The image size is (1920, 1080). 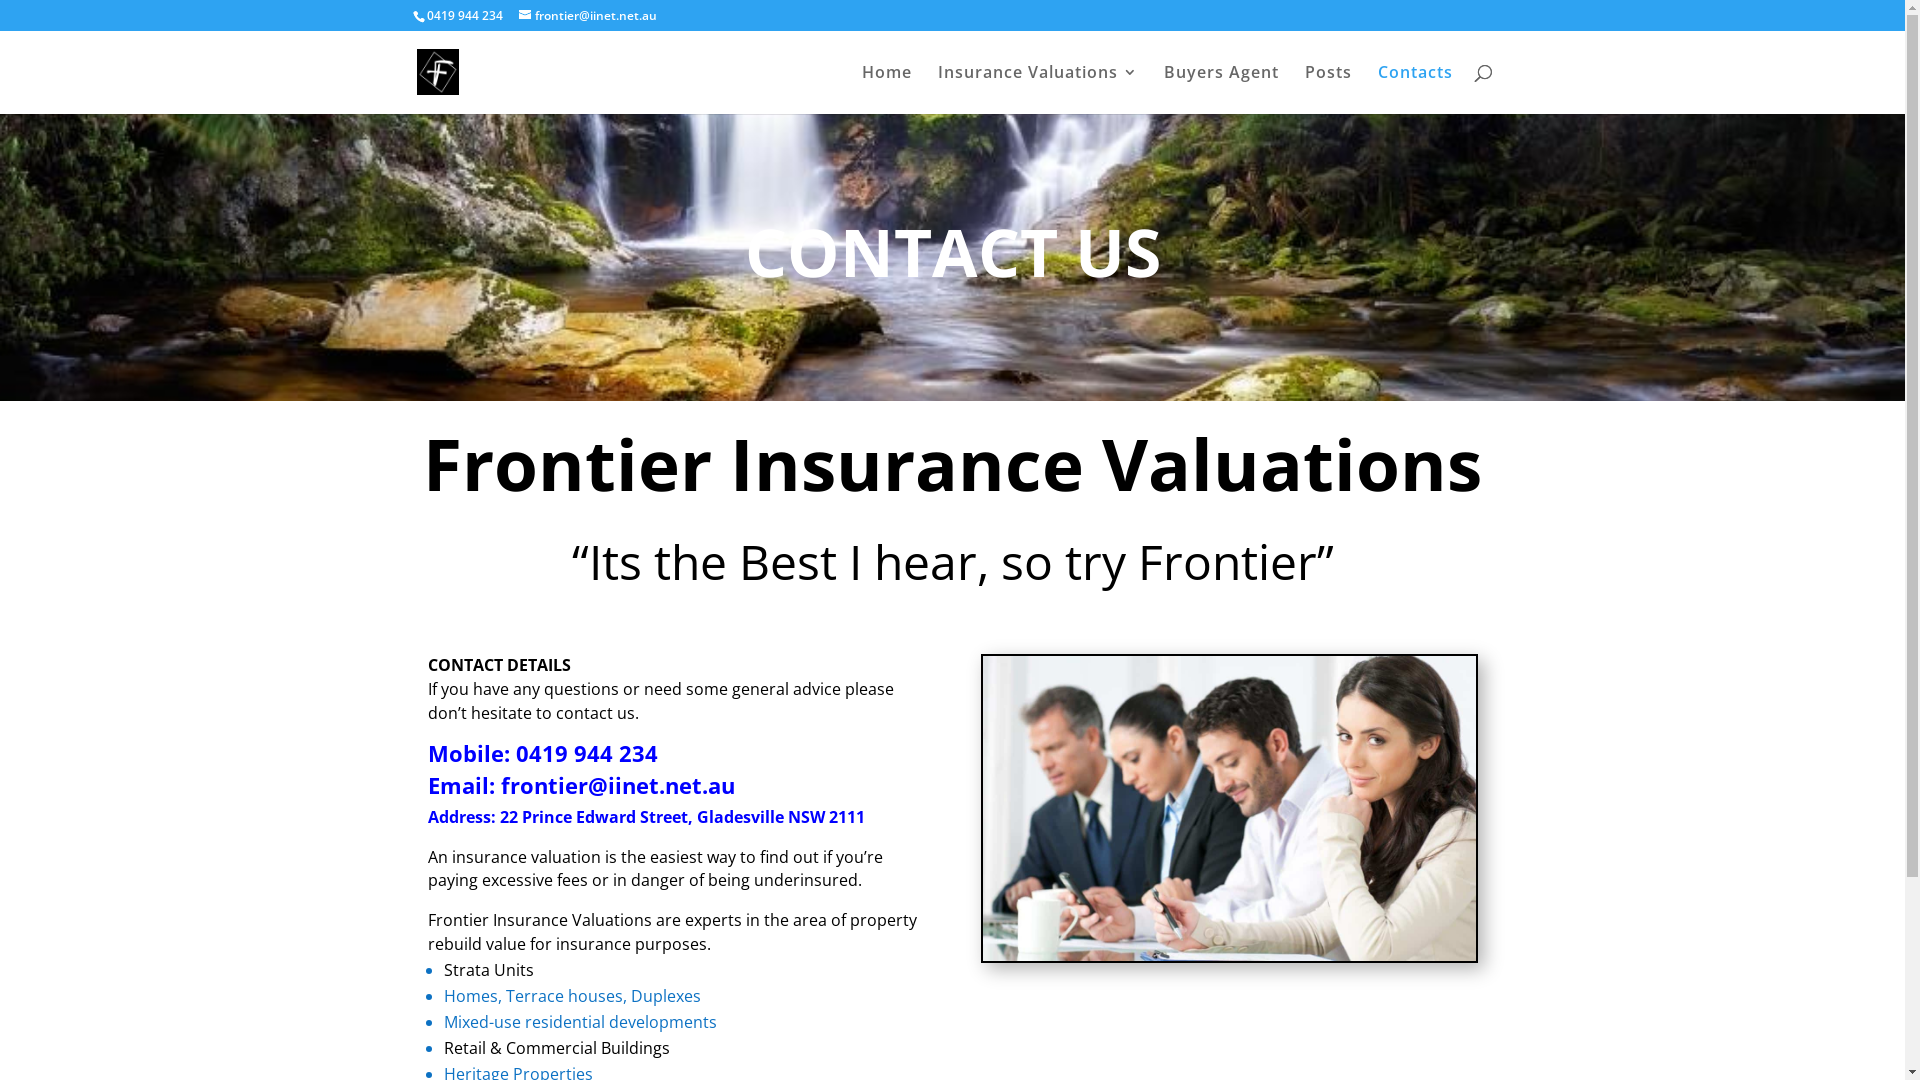 I want to click on 'Posts', so click(x=1327, y=88).